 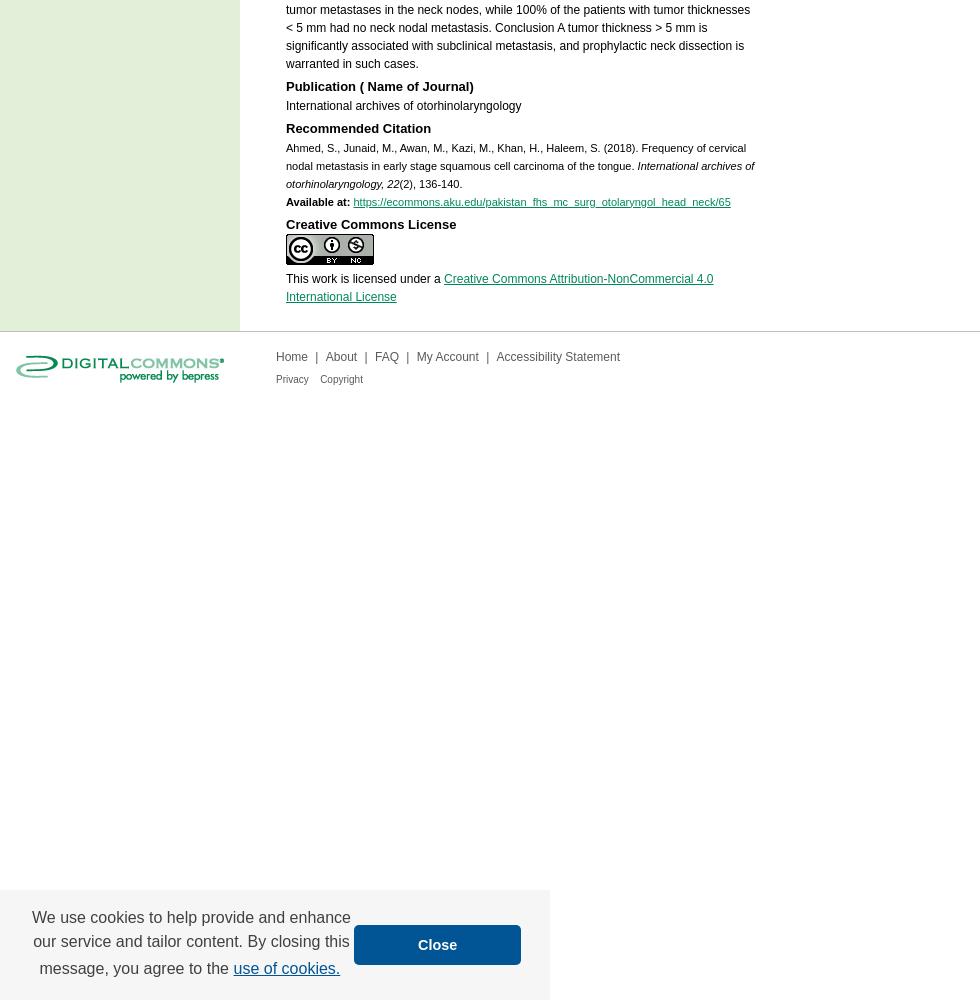 I want to click on 'My Account', so click(x=416, y=356).